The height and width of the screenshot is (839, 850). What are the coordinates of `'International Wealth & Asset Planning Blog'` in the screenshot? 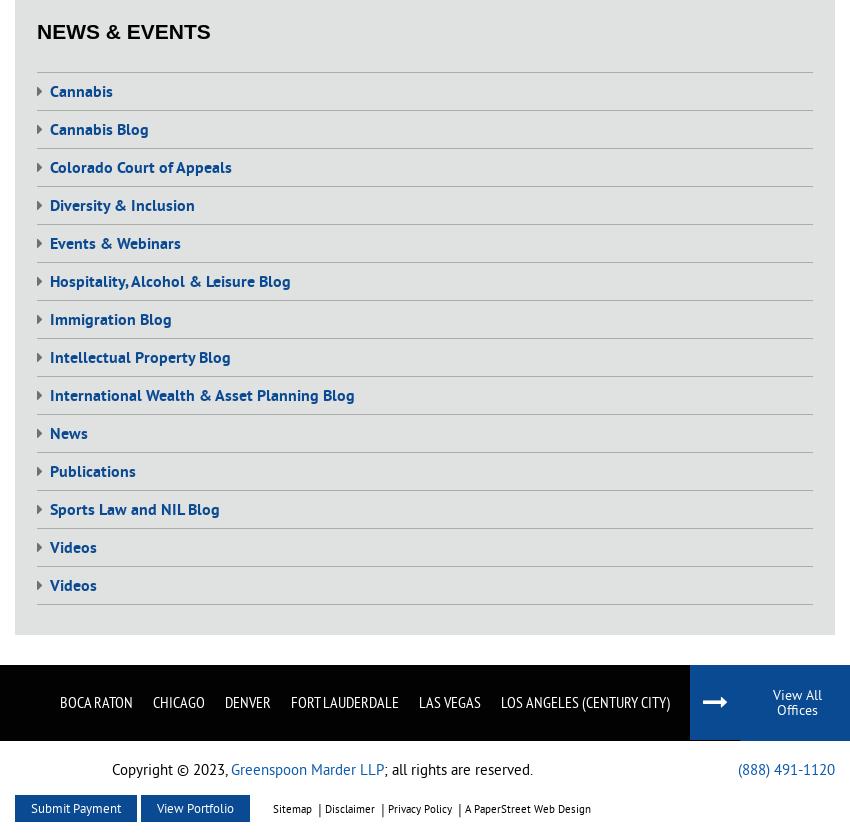 It's located at (201, 396).